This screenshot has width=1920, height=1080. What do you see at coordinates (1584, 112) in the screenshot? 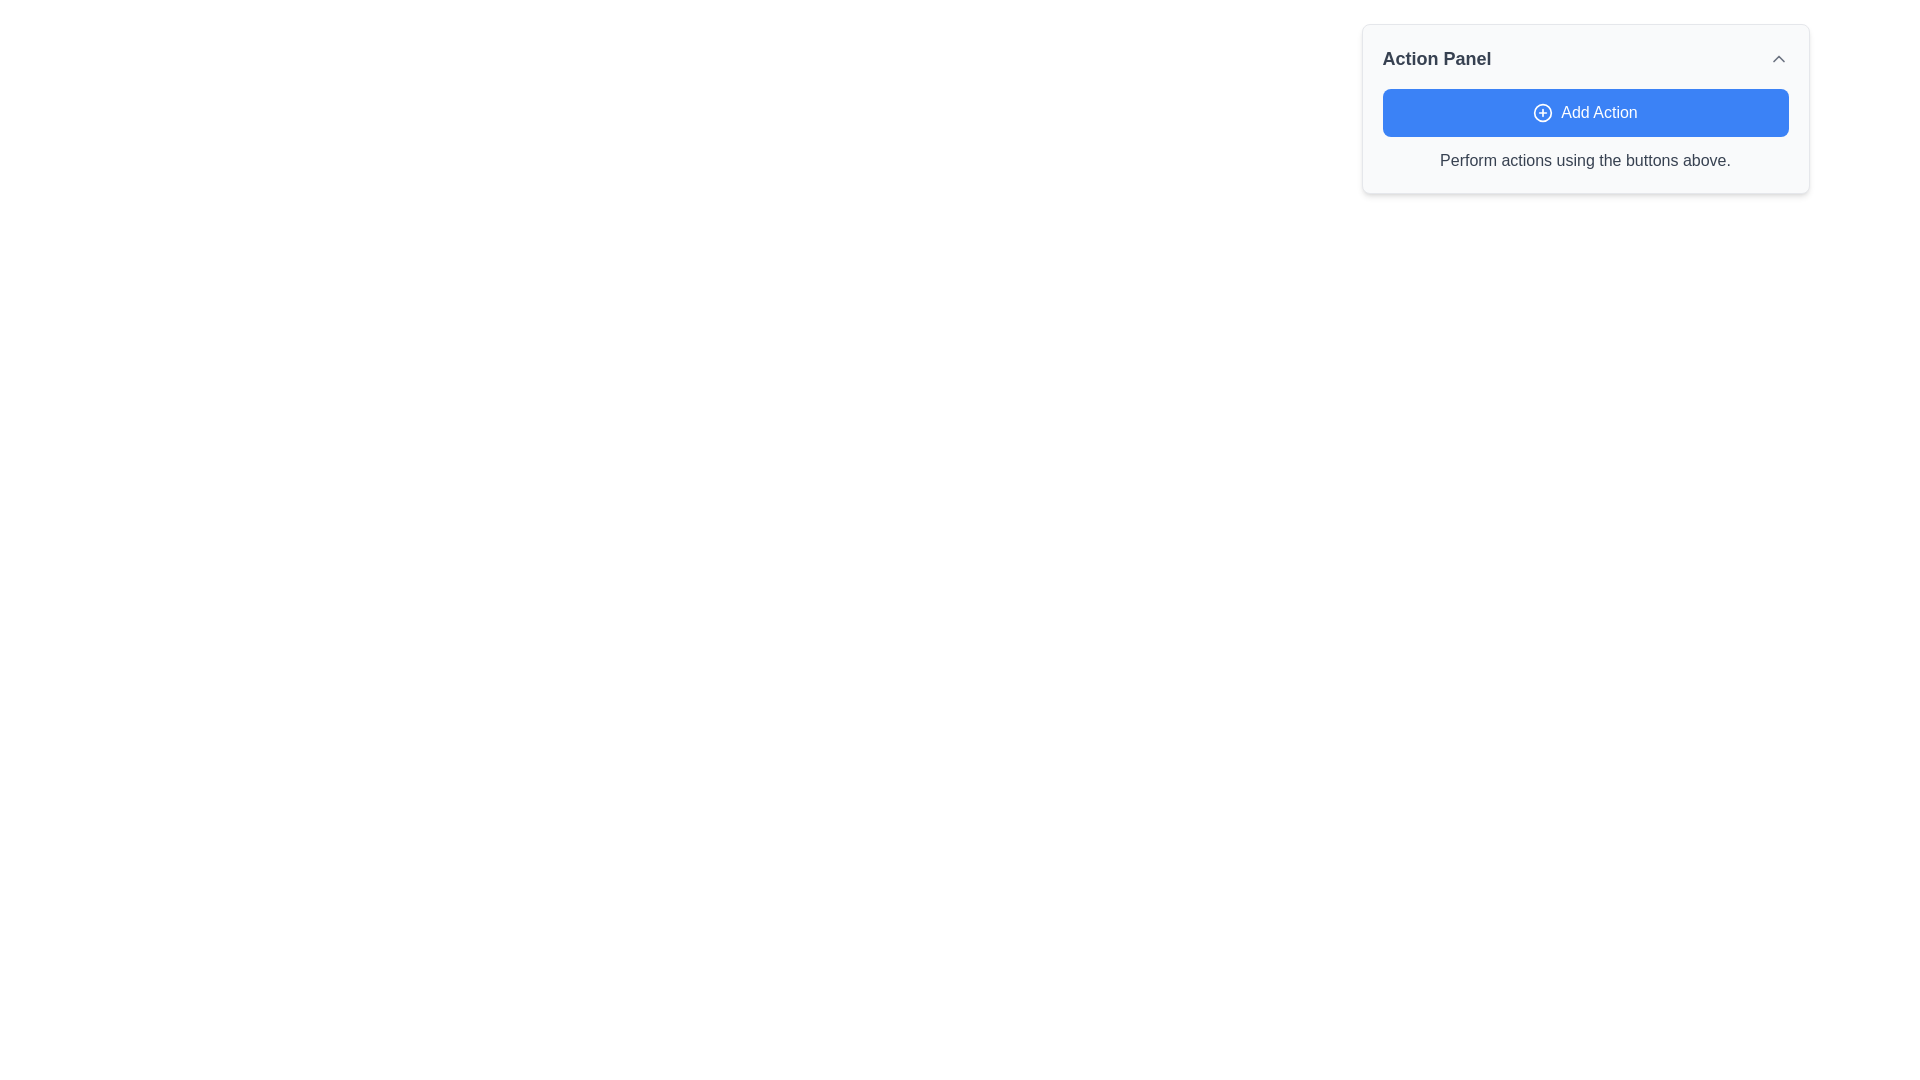
I see `the 'Add Action' button located in the central-right region of the interface` at bounding box center [1584, 112].